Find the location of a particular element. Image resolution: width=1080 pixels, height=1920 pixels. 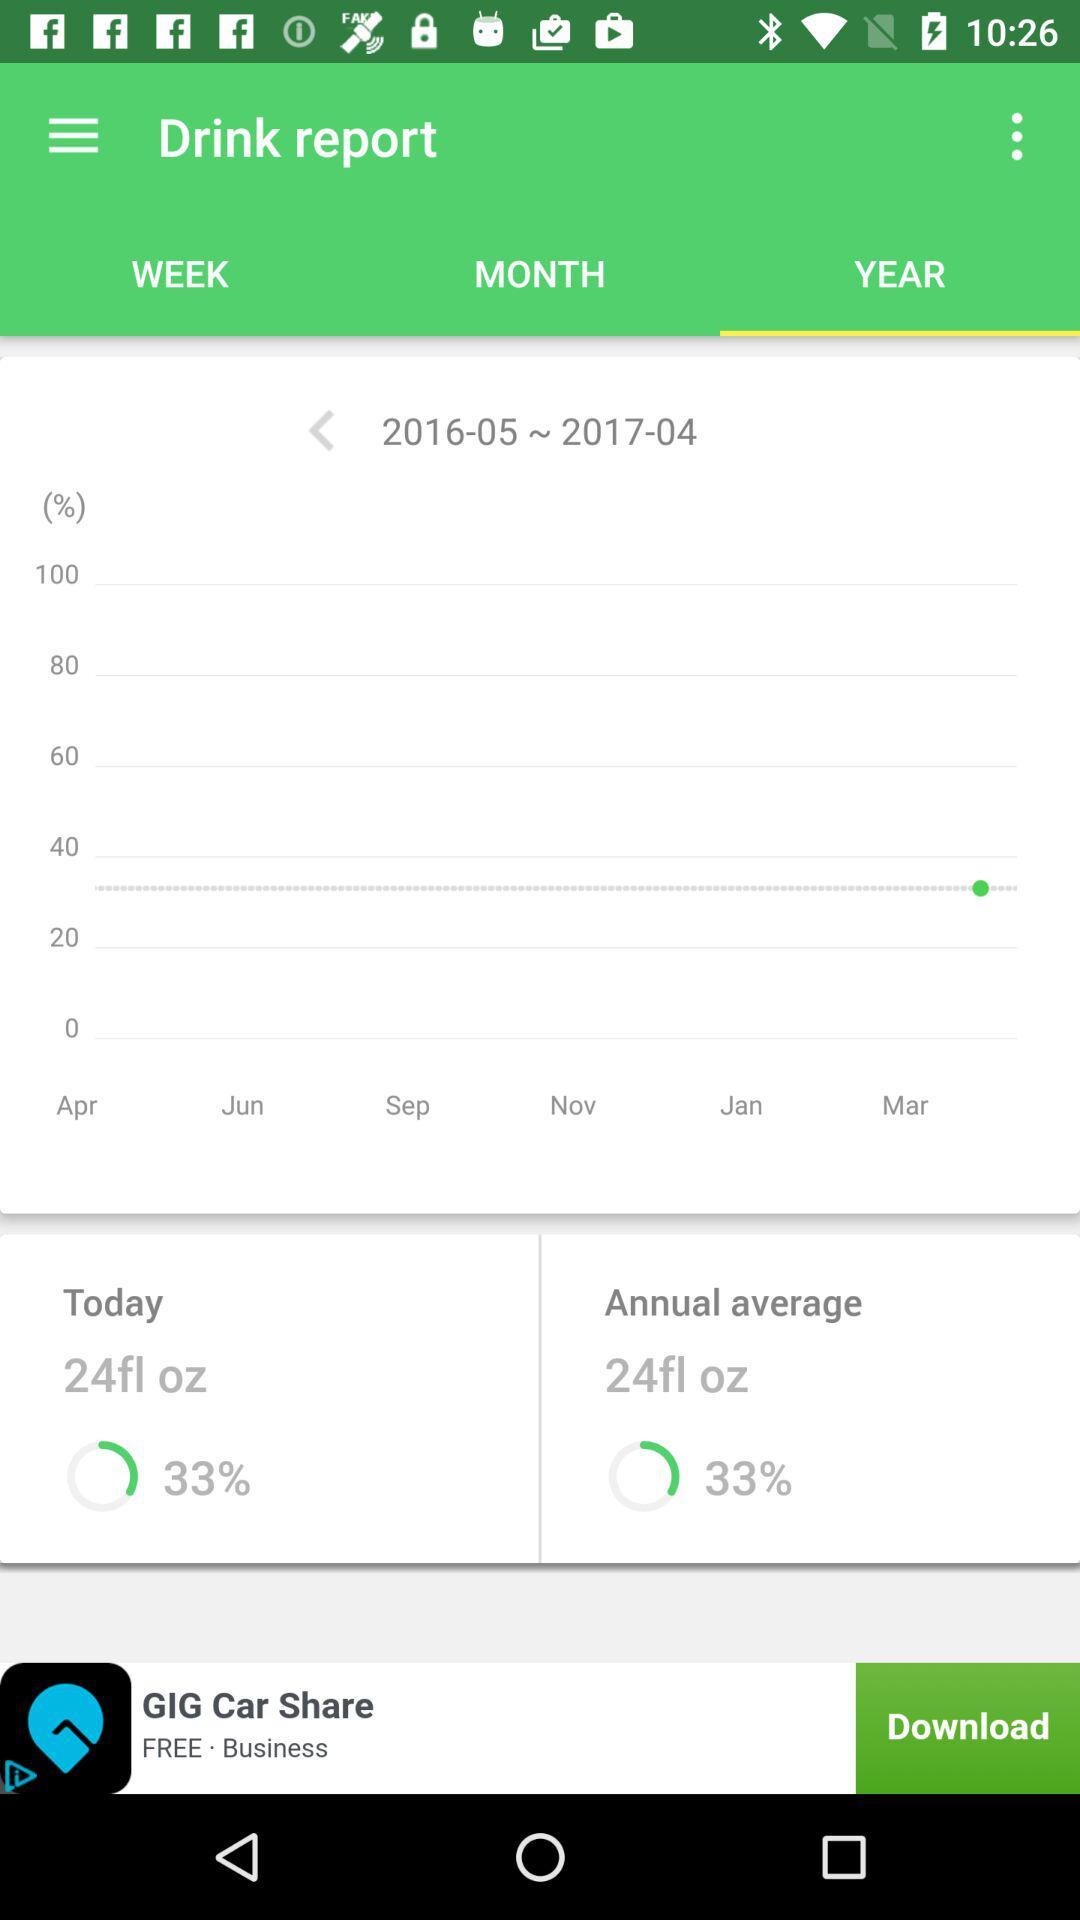

open an advertisements is located at coordinates (540, 1727).